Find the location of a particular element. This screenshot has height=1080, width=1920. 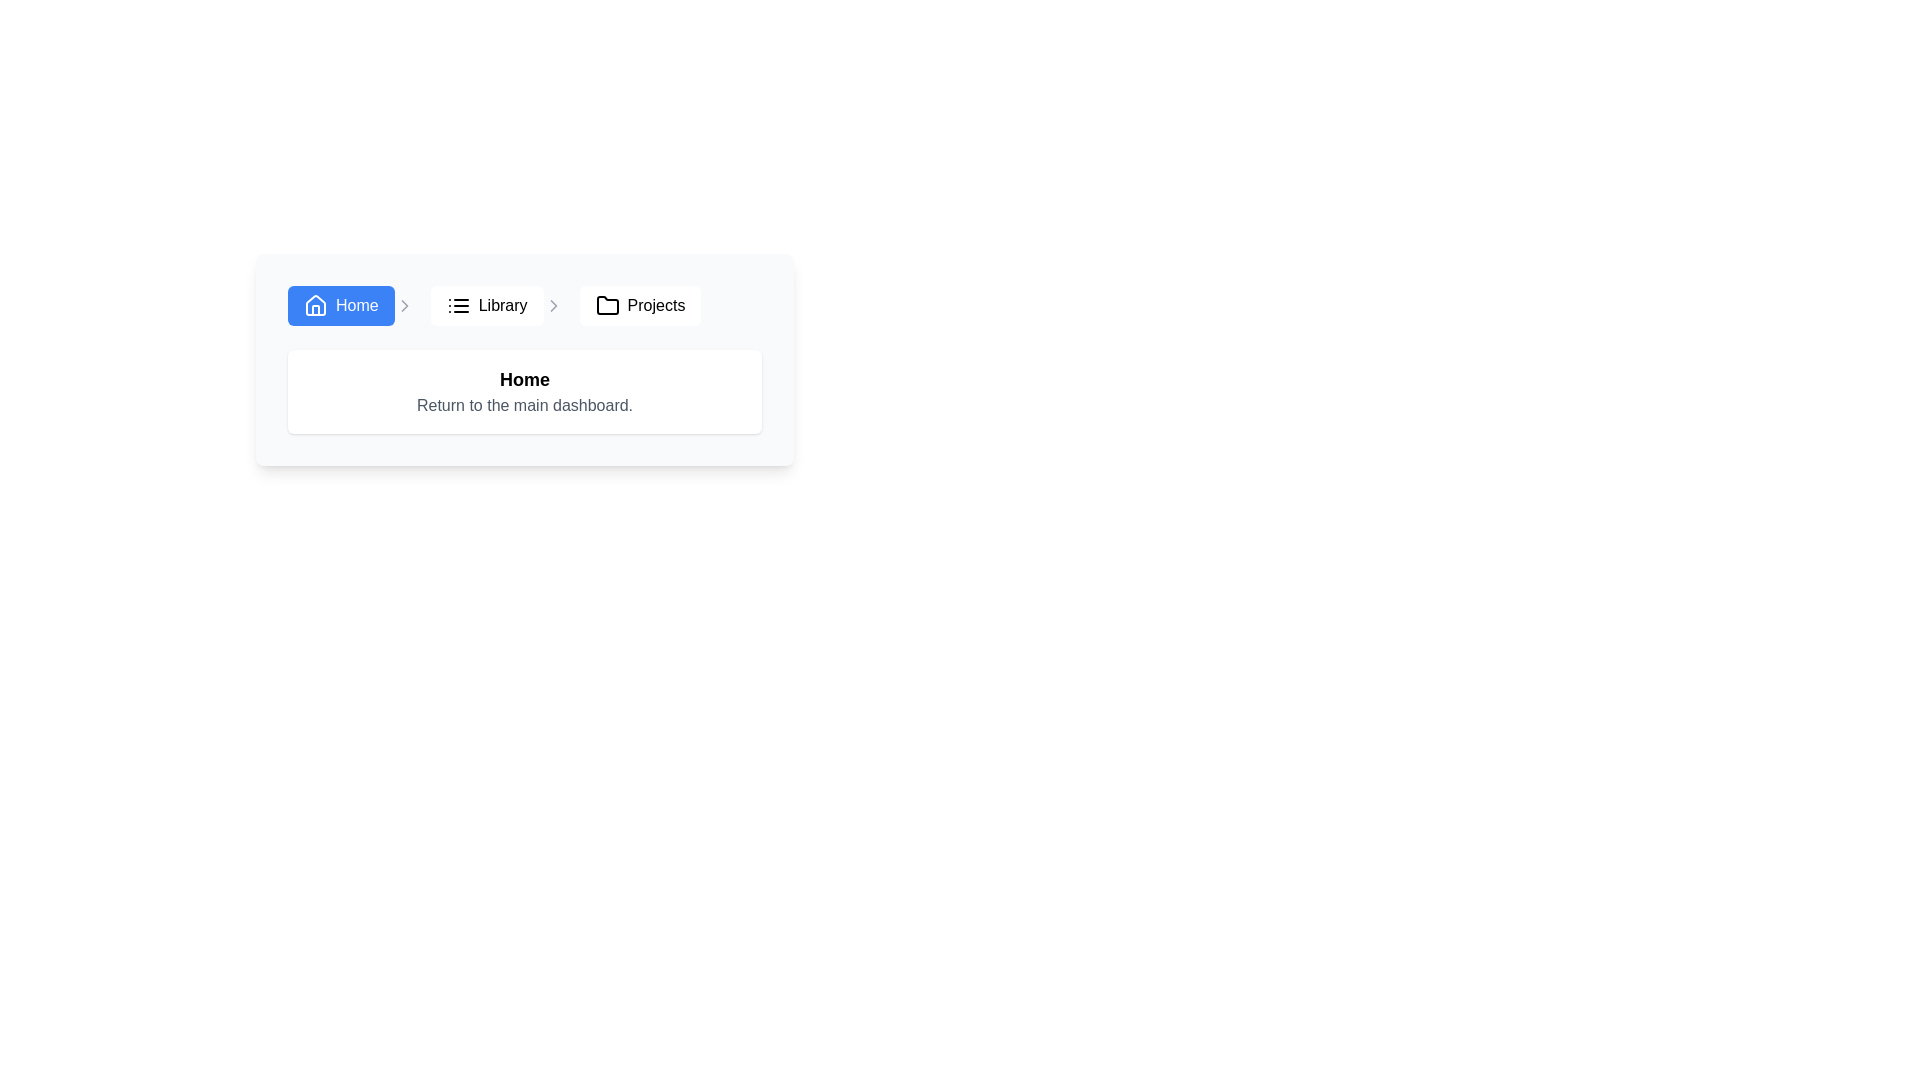

the compact rightward chevron icon in the breadcrumb navigation that is positioned between the Library tab and Projects tab is located at coordinates (553, 305).